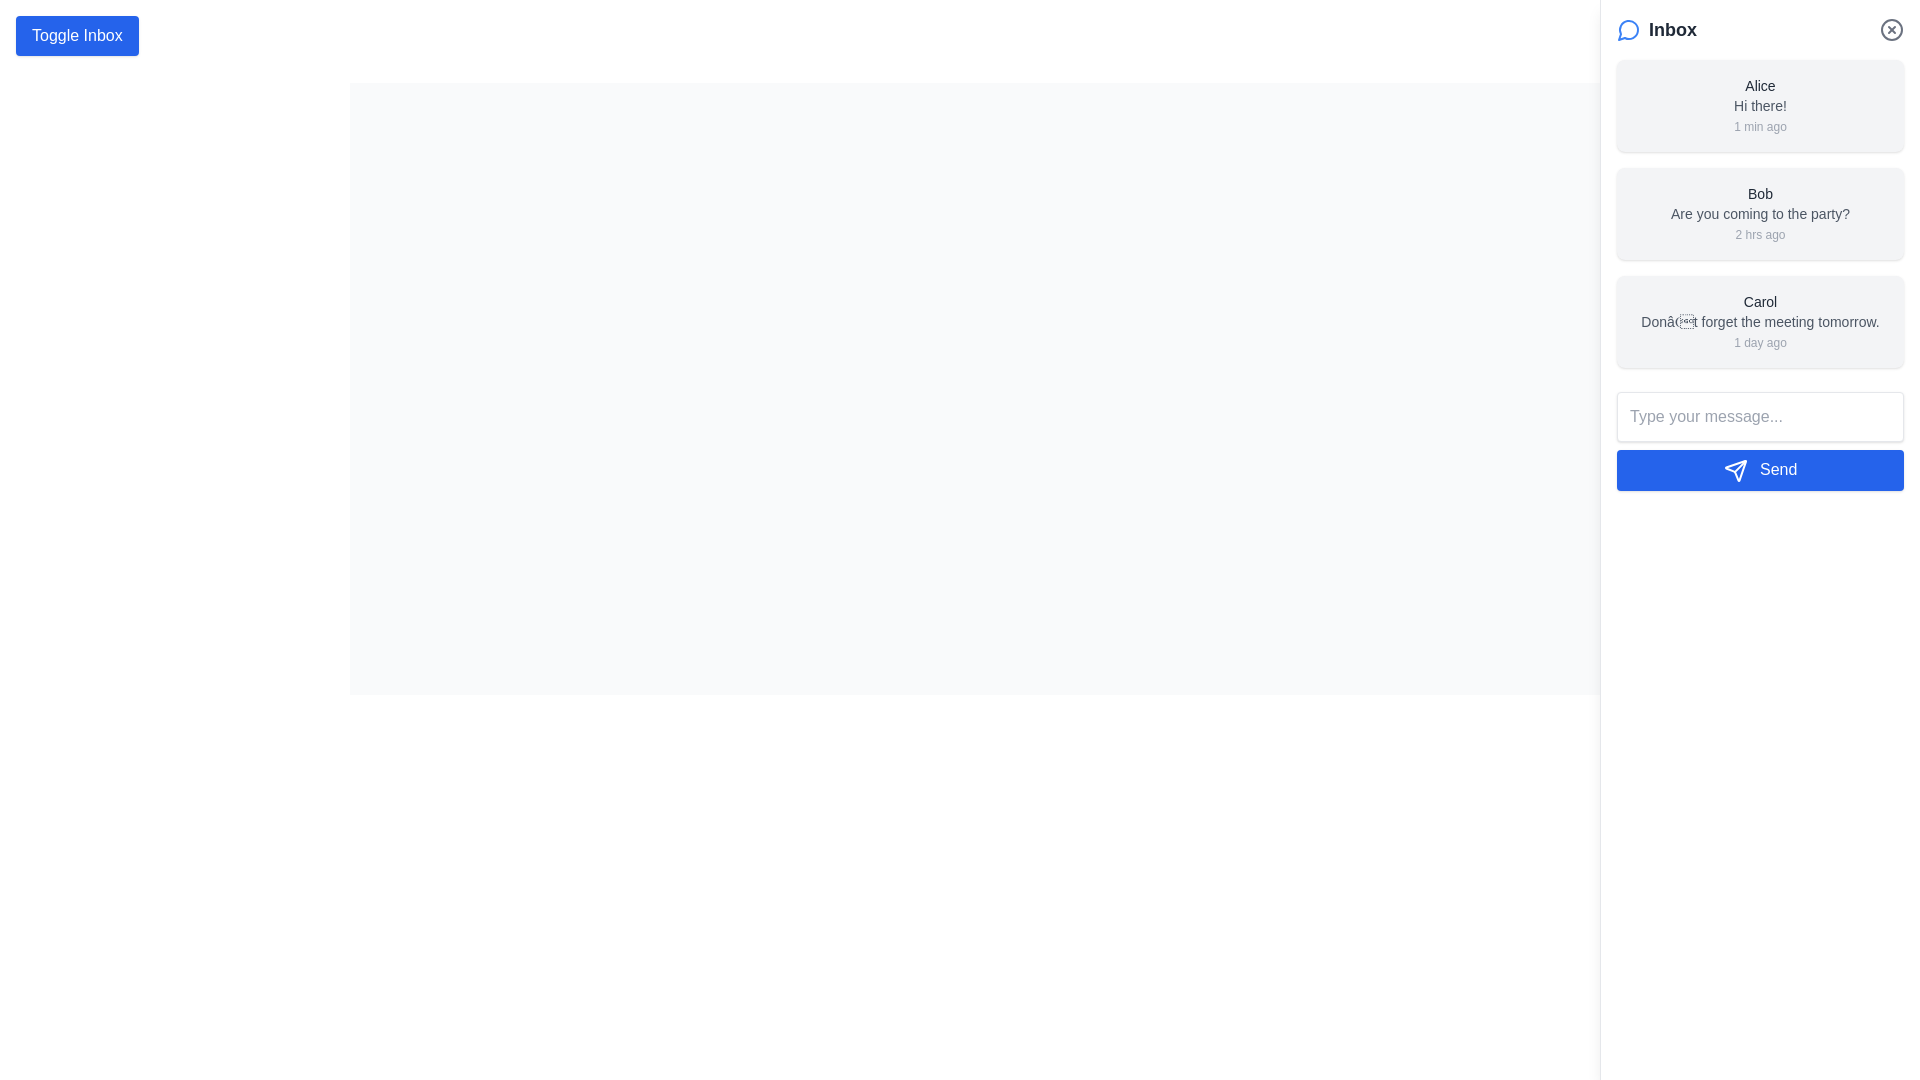 This screenshot has height=1080, width=1920. I want to click on the time elapsed text label indicating when the message was received, which is located at the bottom-right corner of the message card below the sender's name ('Bob'), so click(1760, 234).